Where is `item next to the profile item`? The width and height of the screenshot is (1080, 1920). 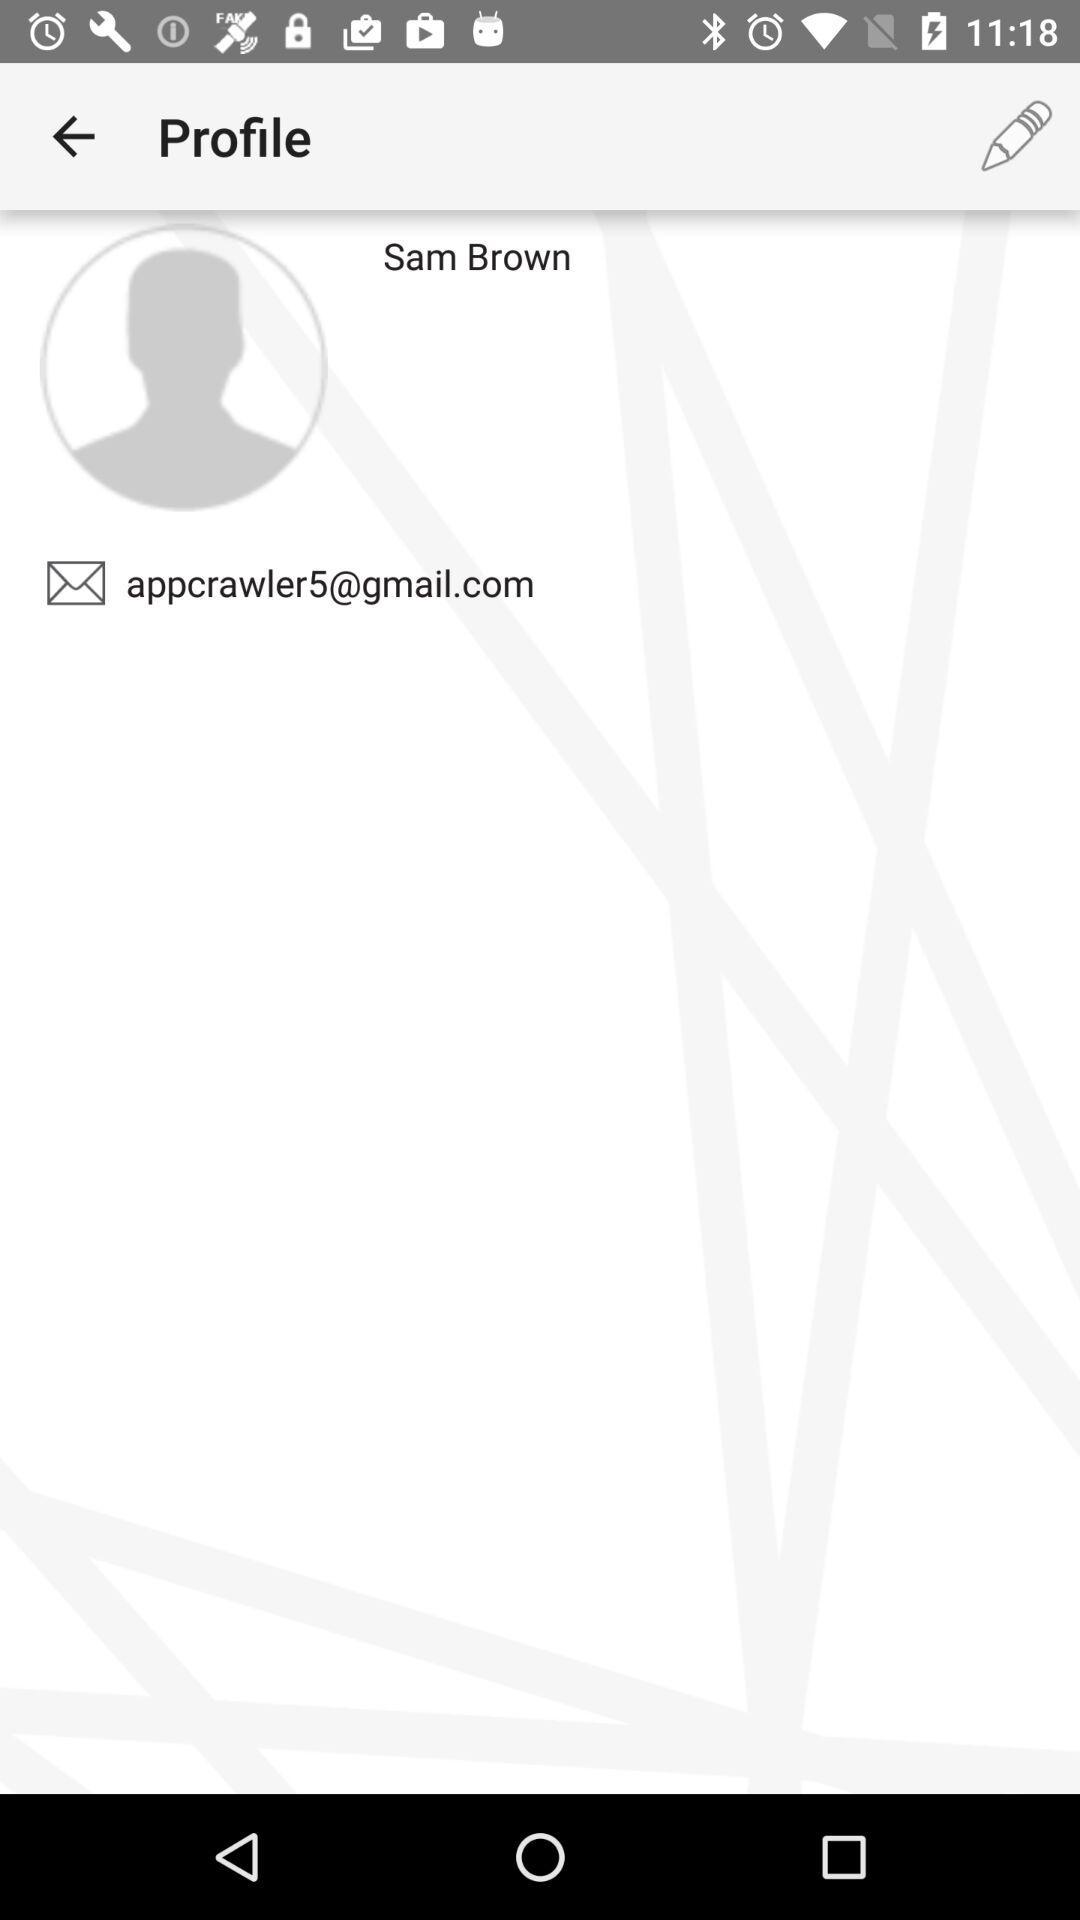 item next to the profile item is located at coordinates (72, 135).